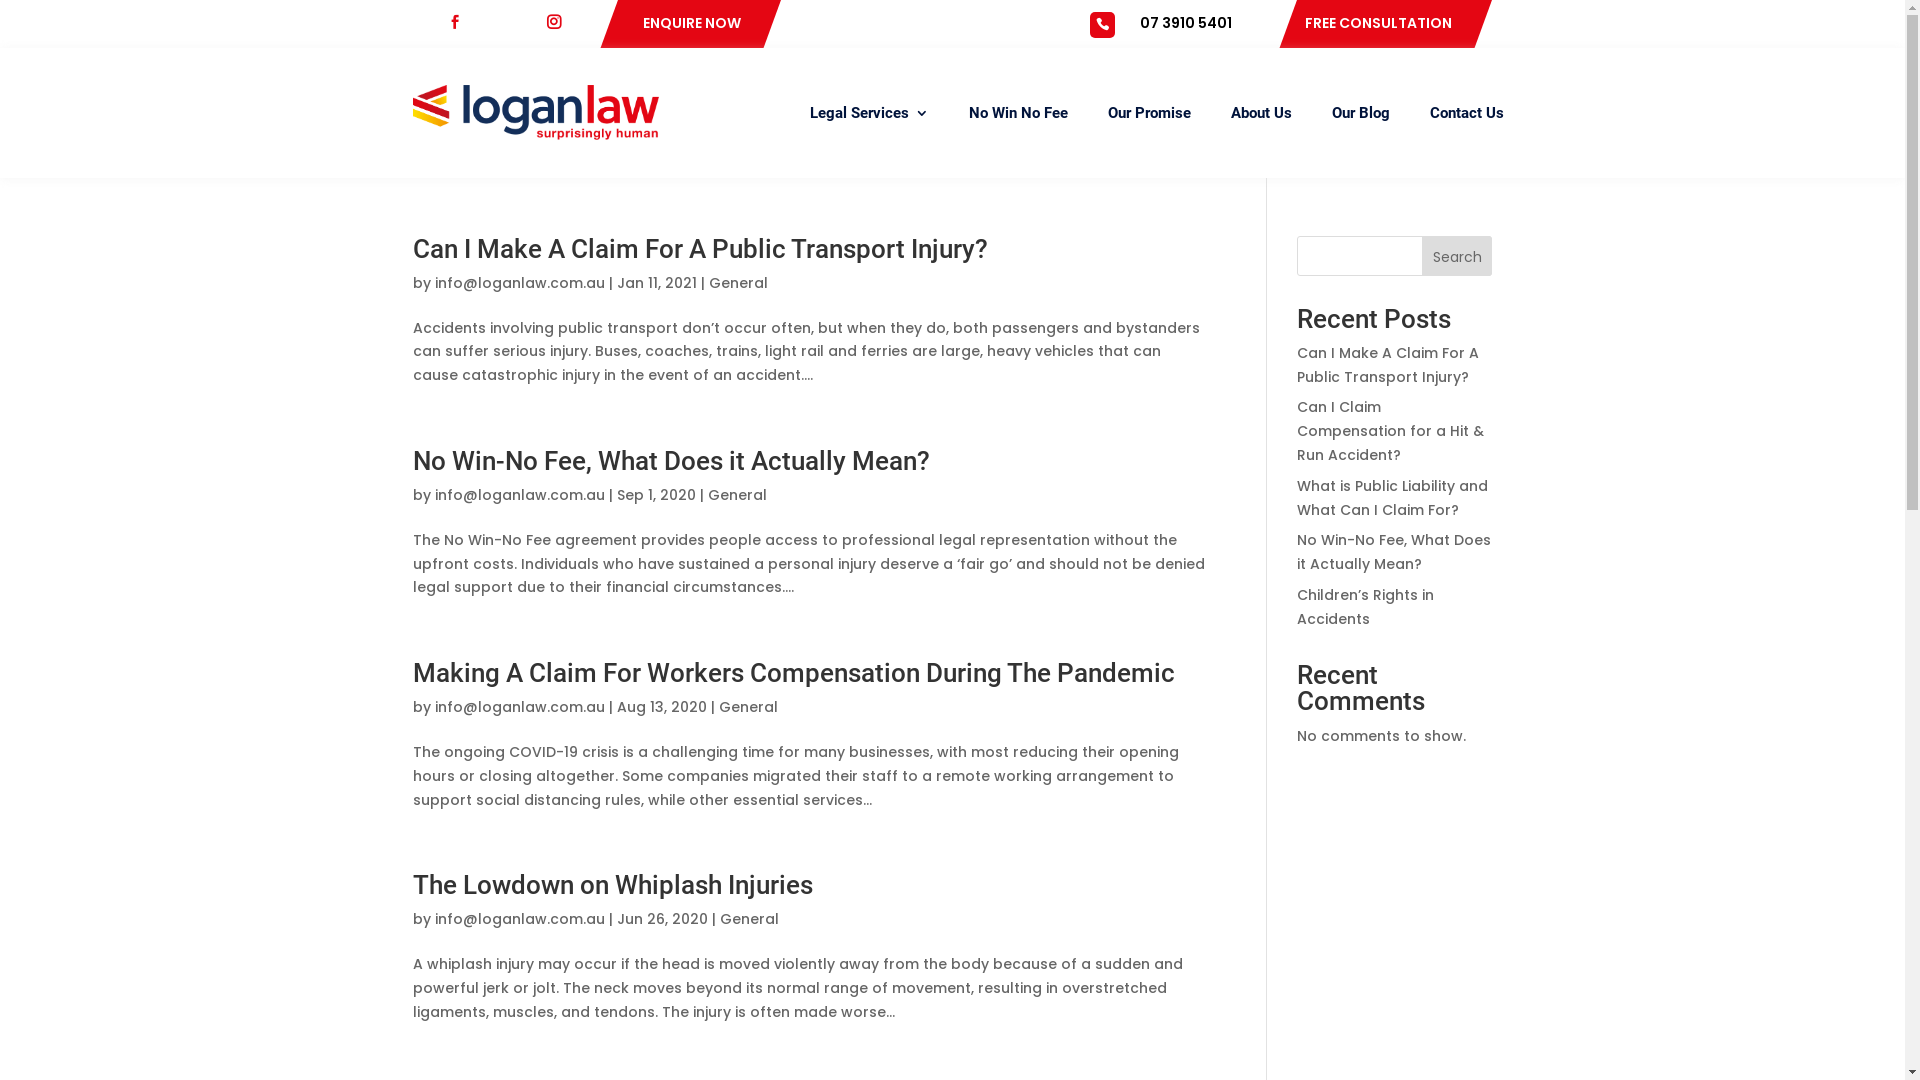 The height and width of the screenshot is (1080, 1920). Describe the element at coordinates (1296, 430) in the screenshot. I see `'Can I Claim Compensation for a Hit & Run Accident?'` at that location.